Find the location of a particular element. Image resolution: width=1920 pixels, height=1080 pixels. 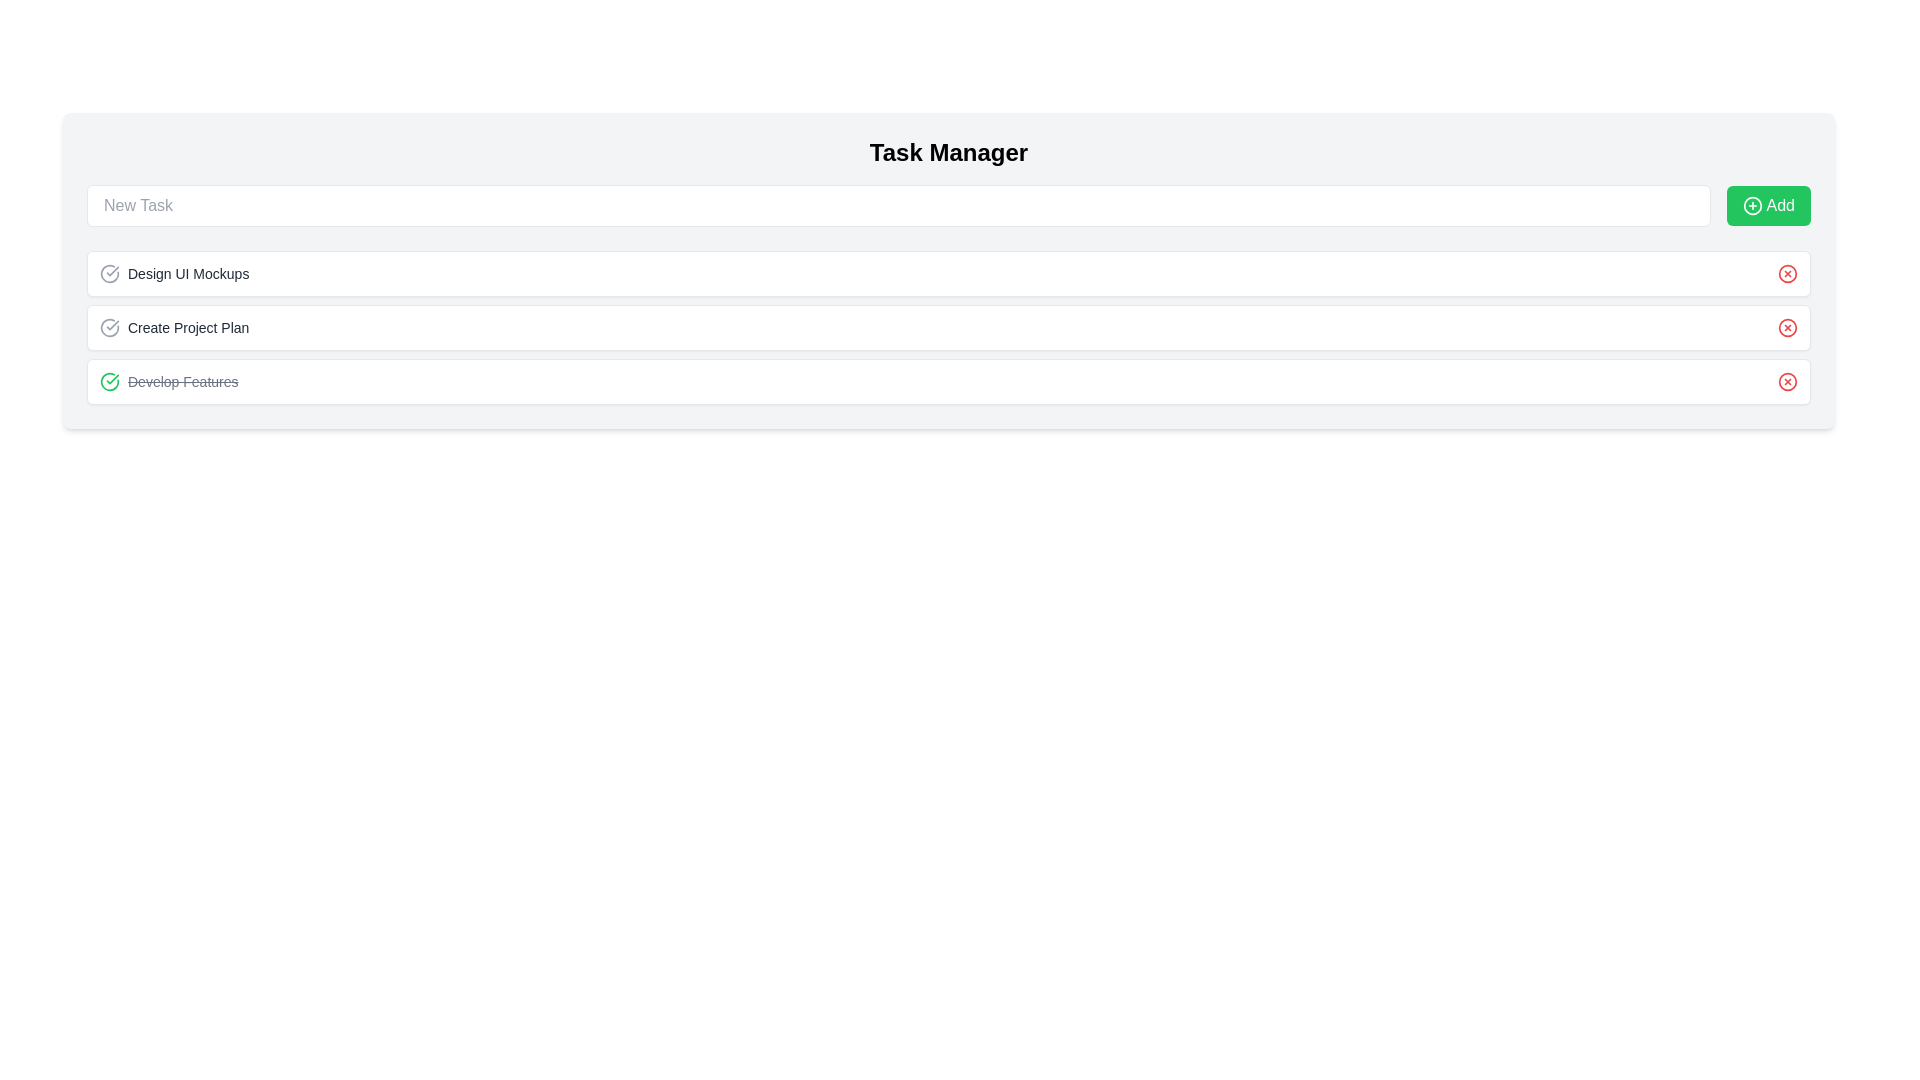

the 'Add Task' button located at the far right of the layout is located at coordinates (1768, 205).